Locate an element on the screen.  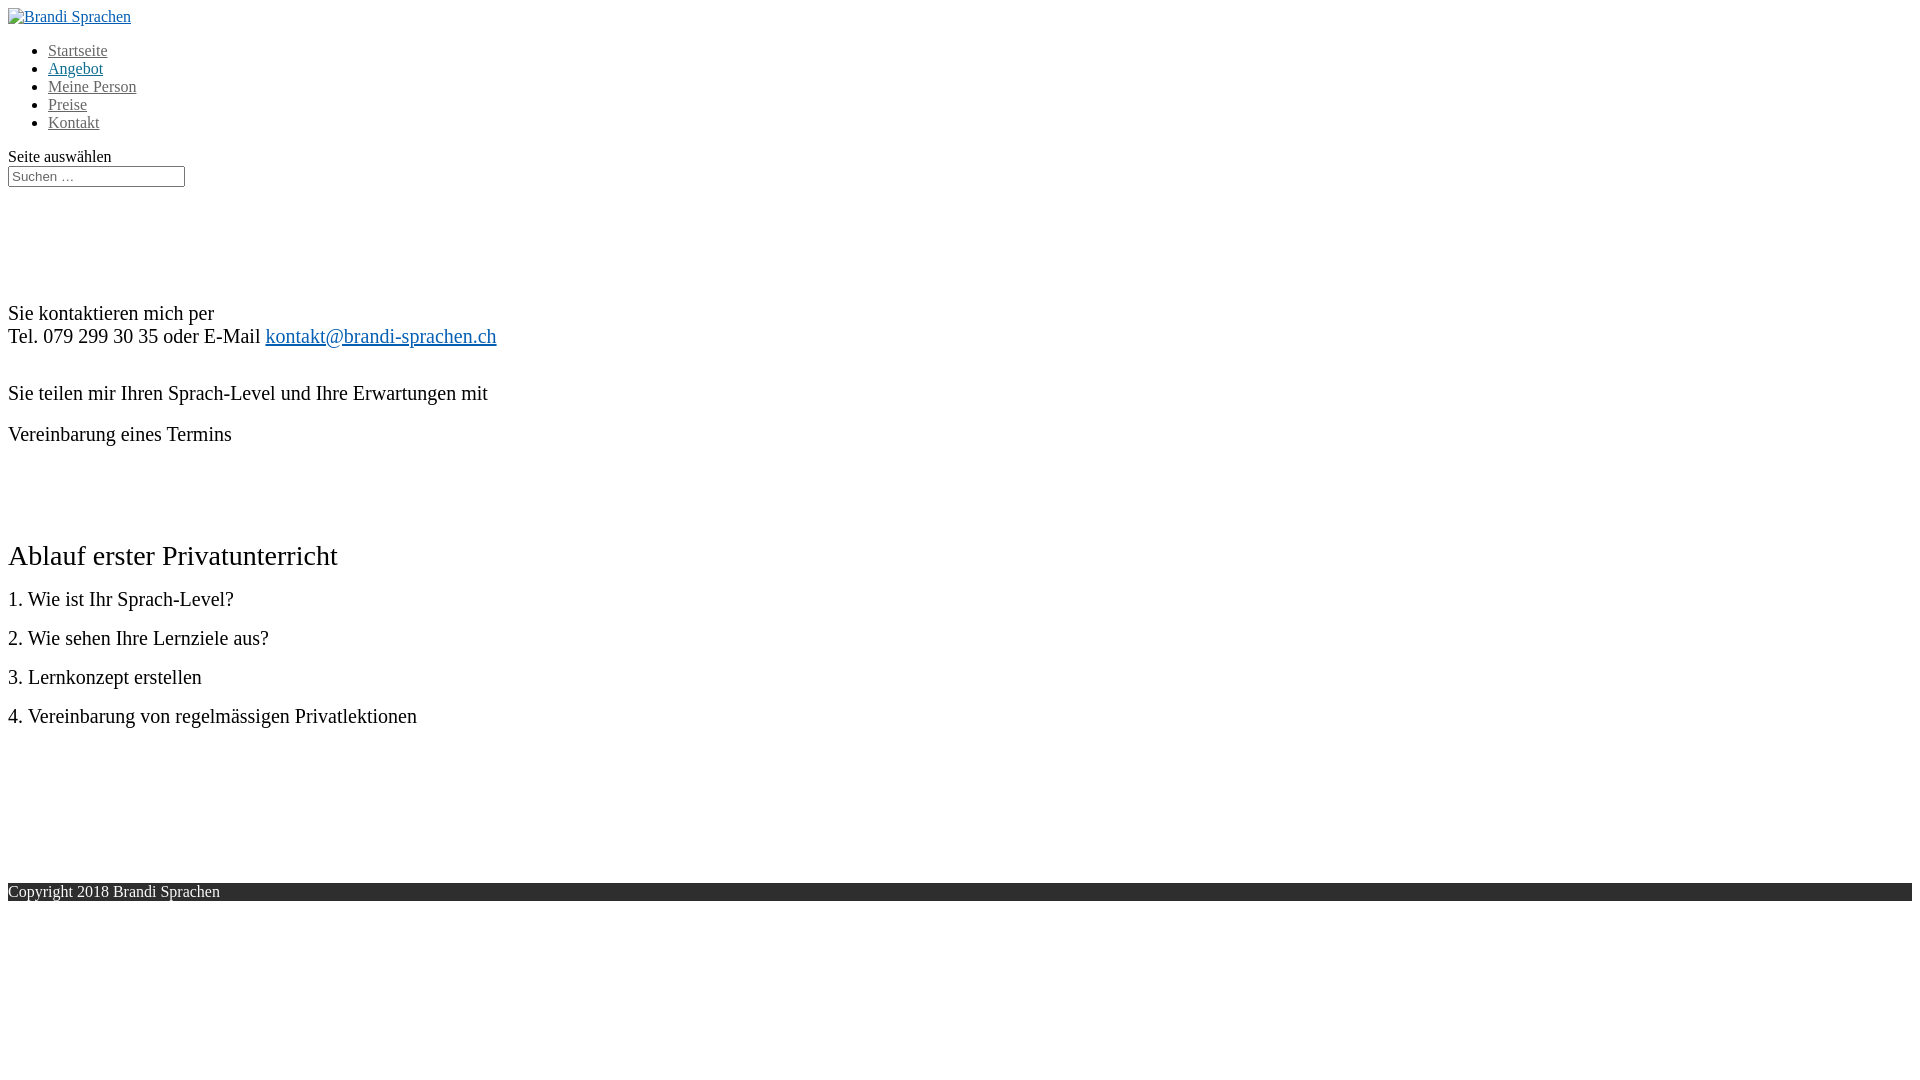
'Preise' is located at coordinates (67, 104).